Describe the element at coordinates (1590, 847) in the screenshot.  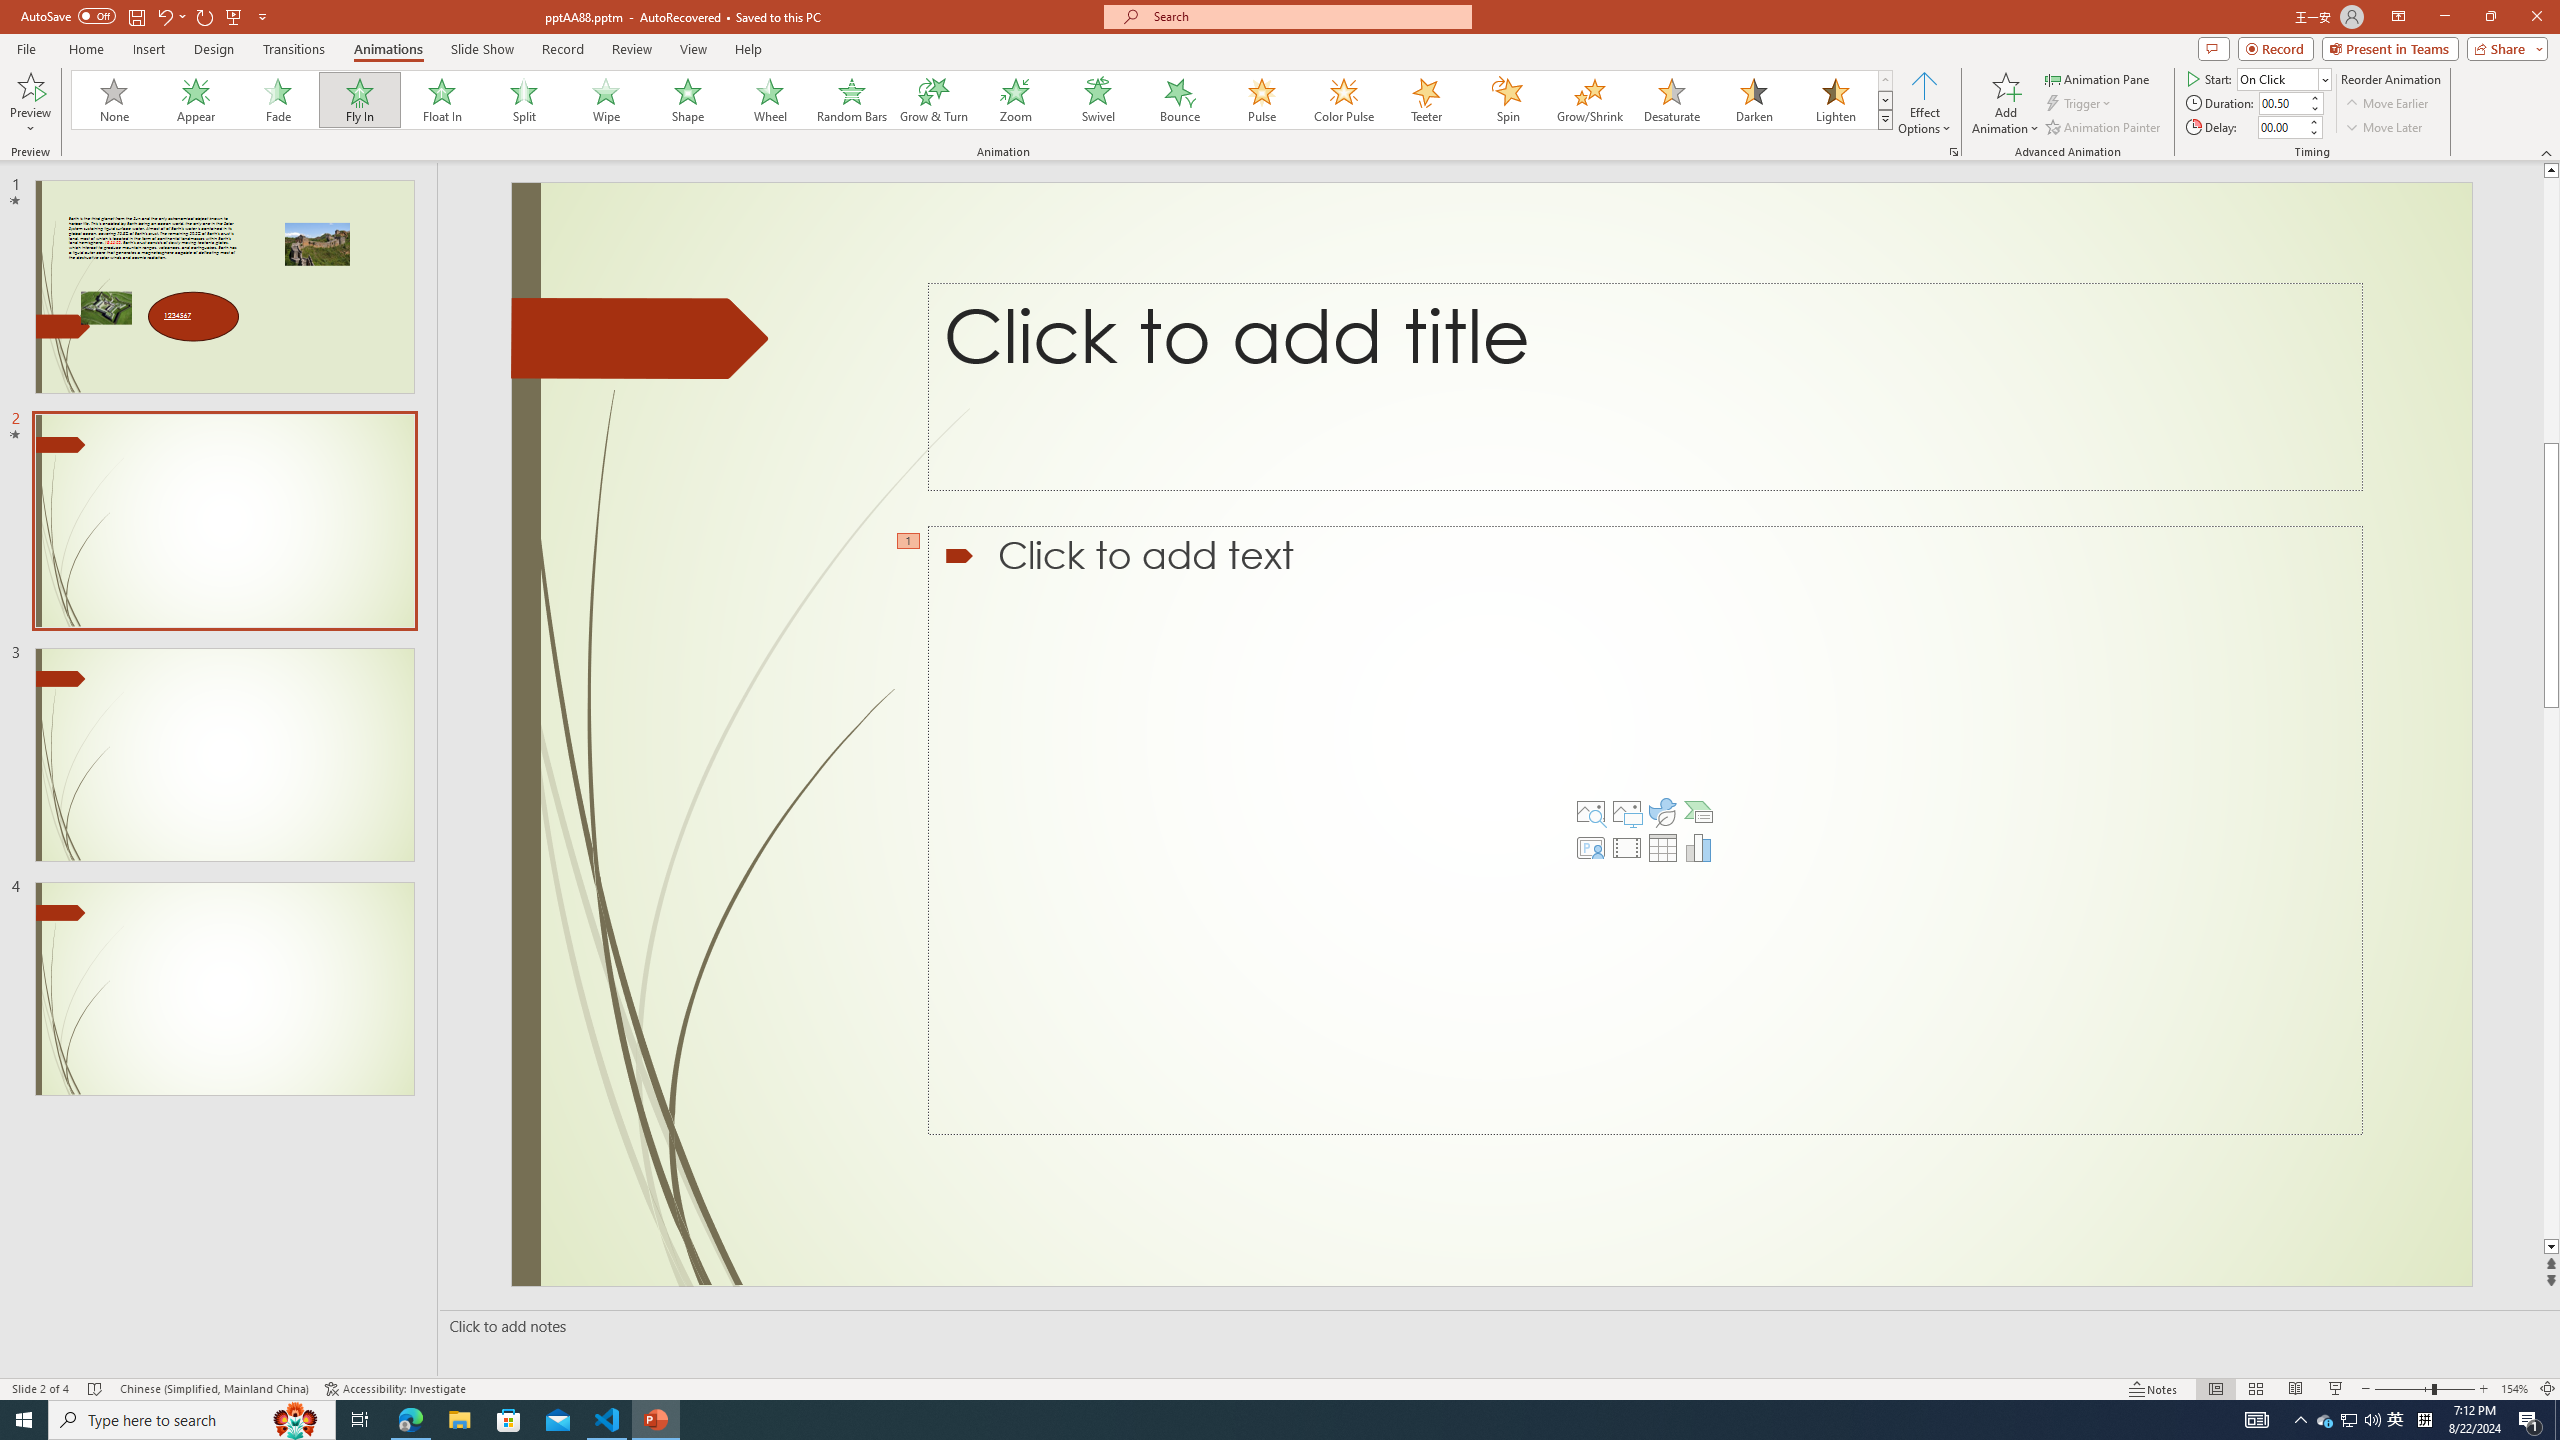
I see `'Insert Cameo'` at that location.